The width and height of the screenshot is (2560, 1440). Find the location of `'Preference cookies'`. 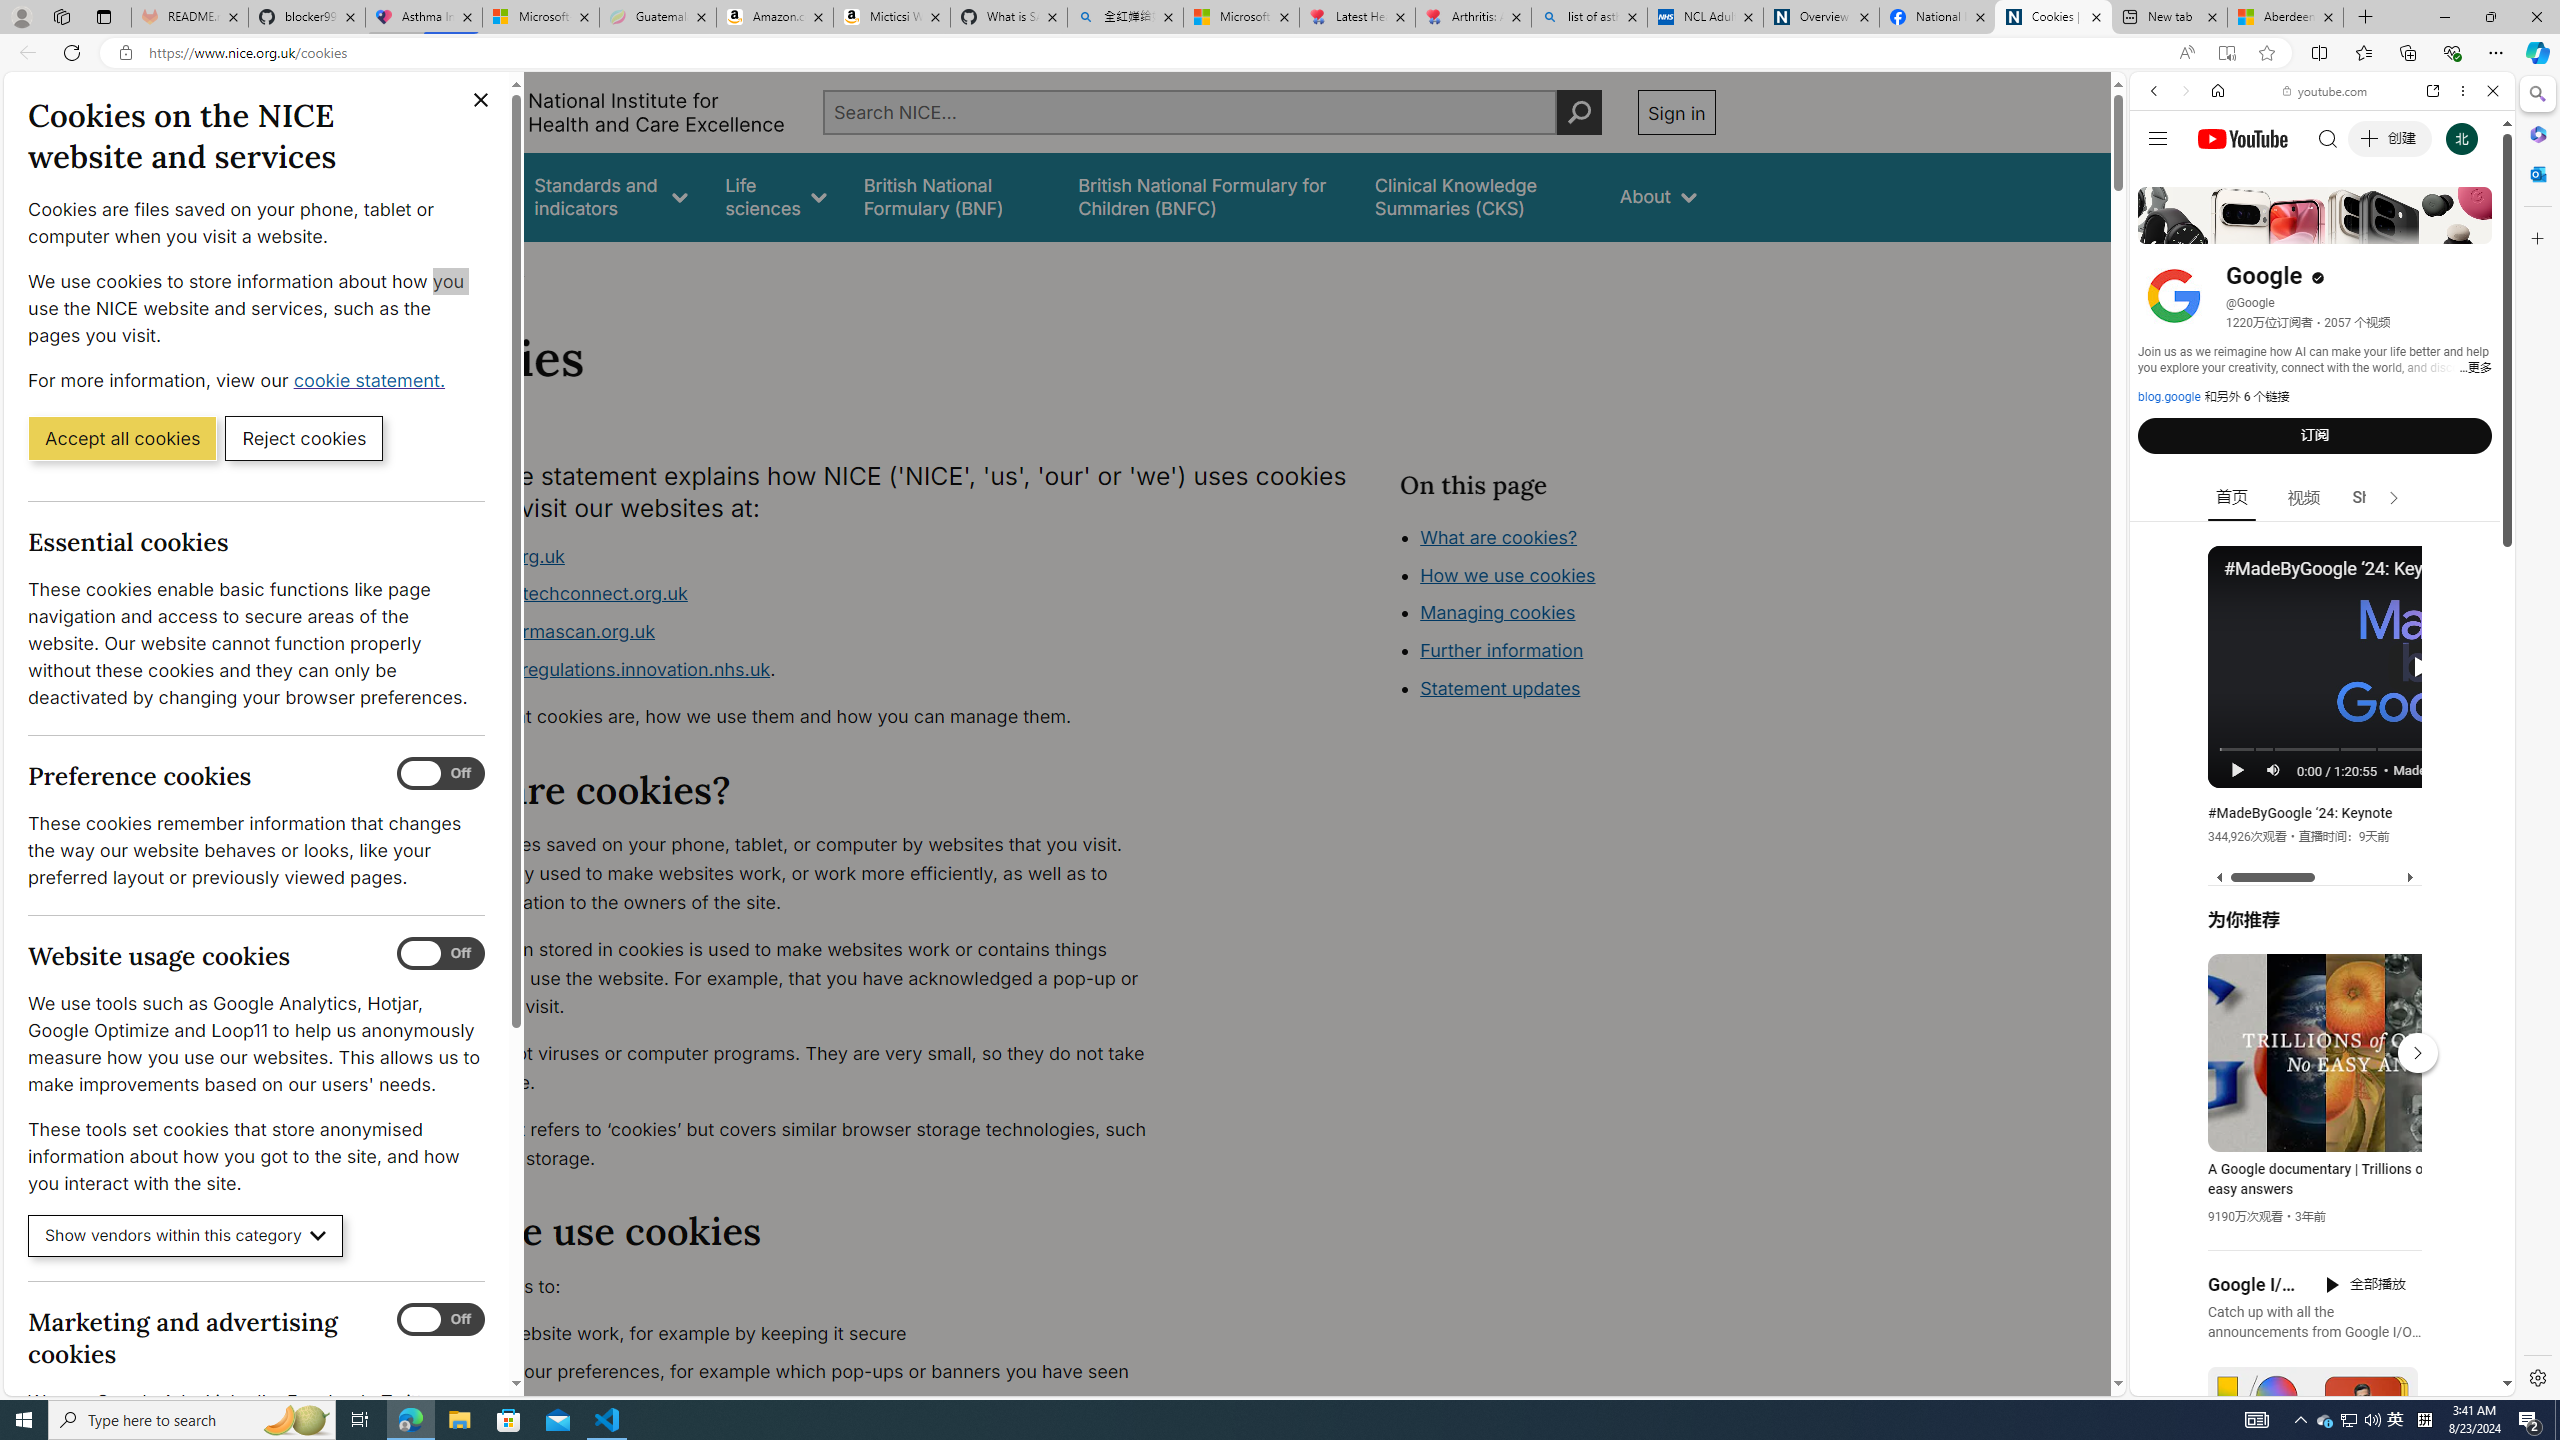

'Preference cookies' is located at coordinates (440, 773).